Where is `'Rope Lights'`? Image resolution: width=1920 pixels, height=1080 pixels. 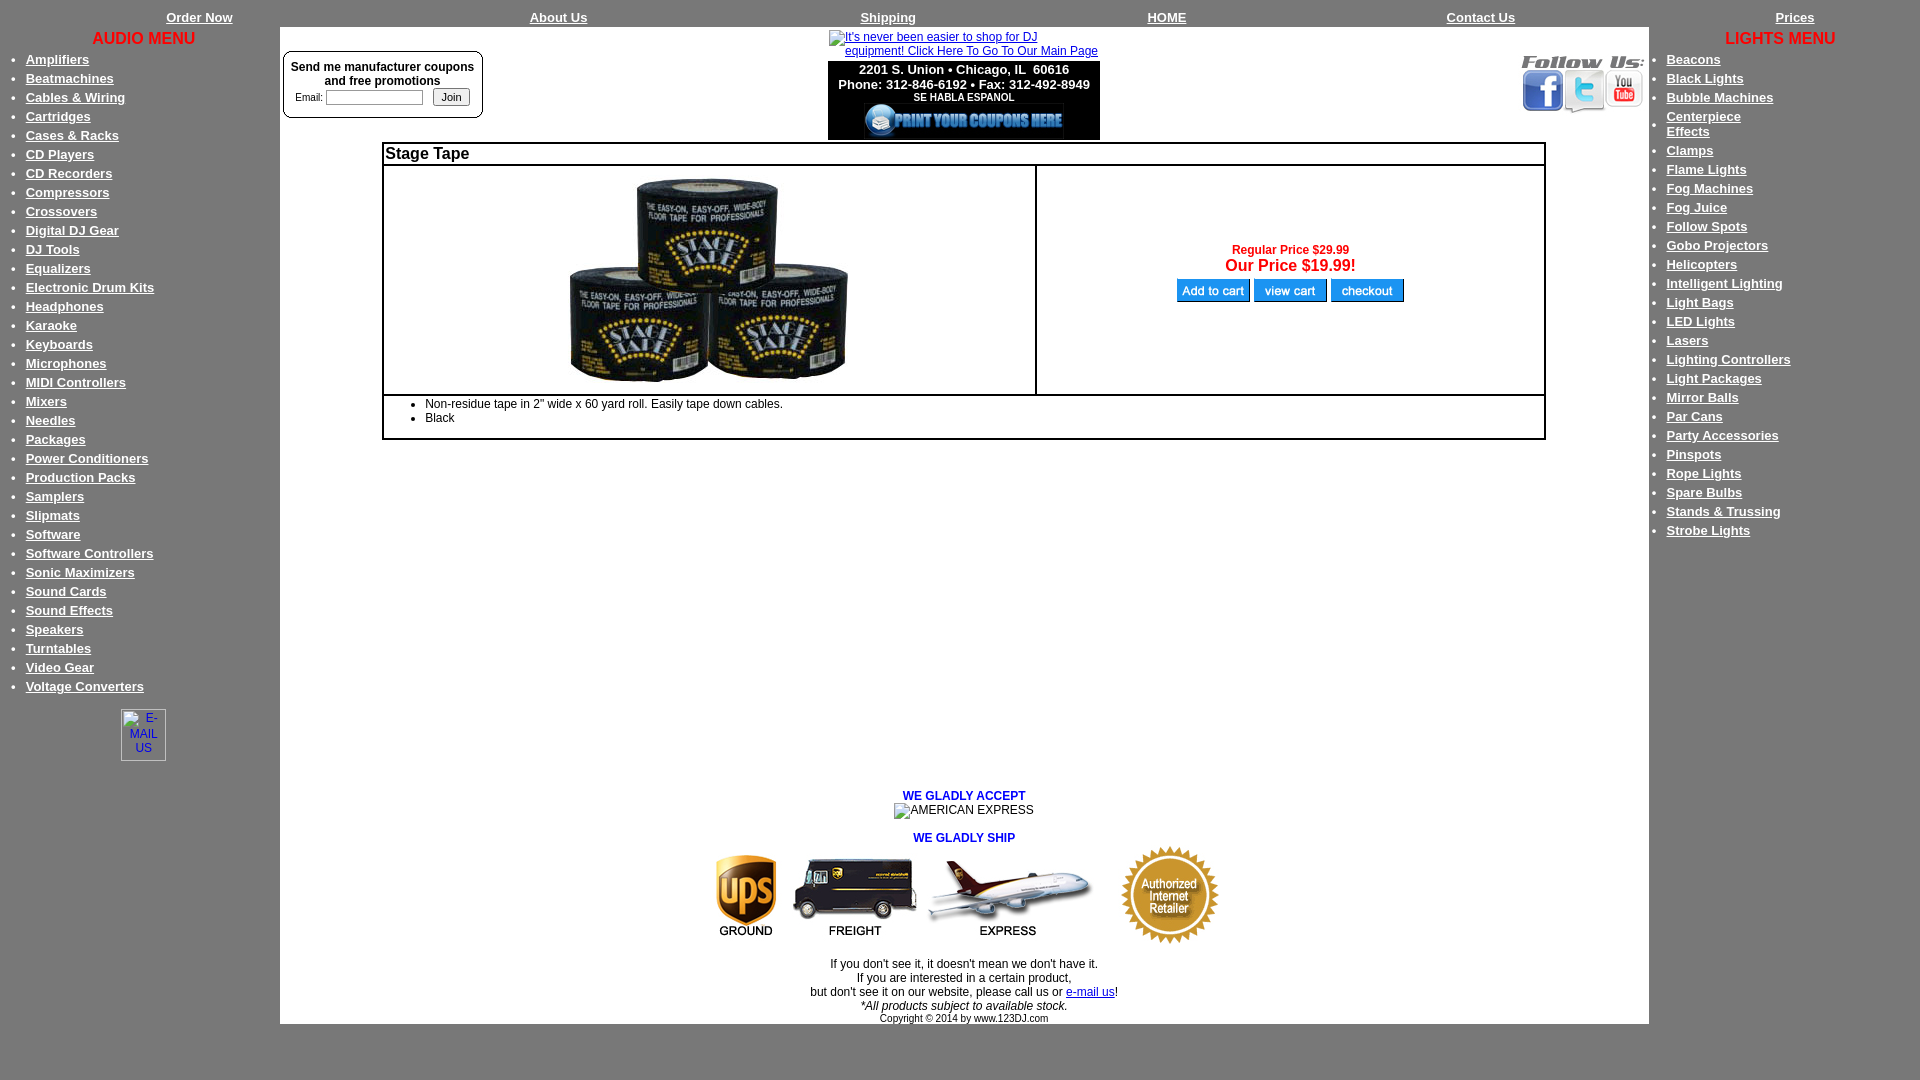 'Rope Lights' is located at coordinates (1702, 473).